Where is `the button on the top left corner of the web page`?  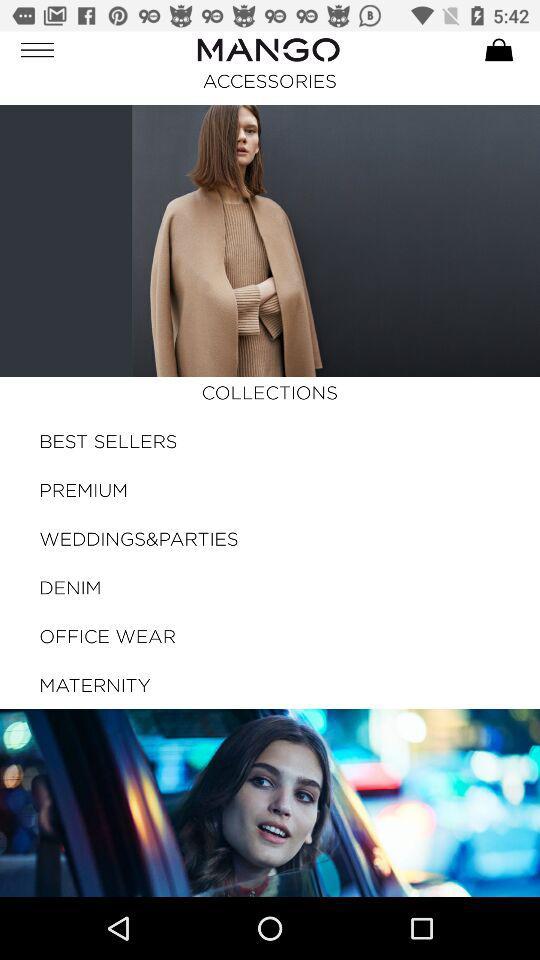 the button on the top left corner of the web page is located at coordinates (50, 49).